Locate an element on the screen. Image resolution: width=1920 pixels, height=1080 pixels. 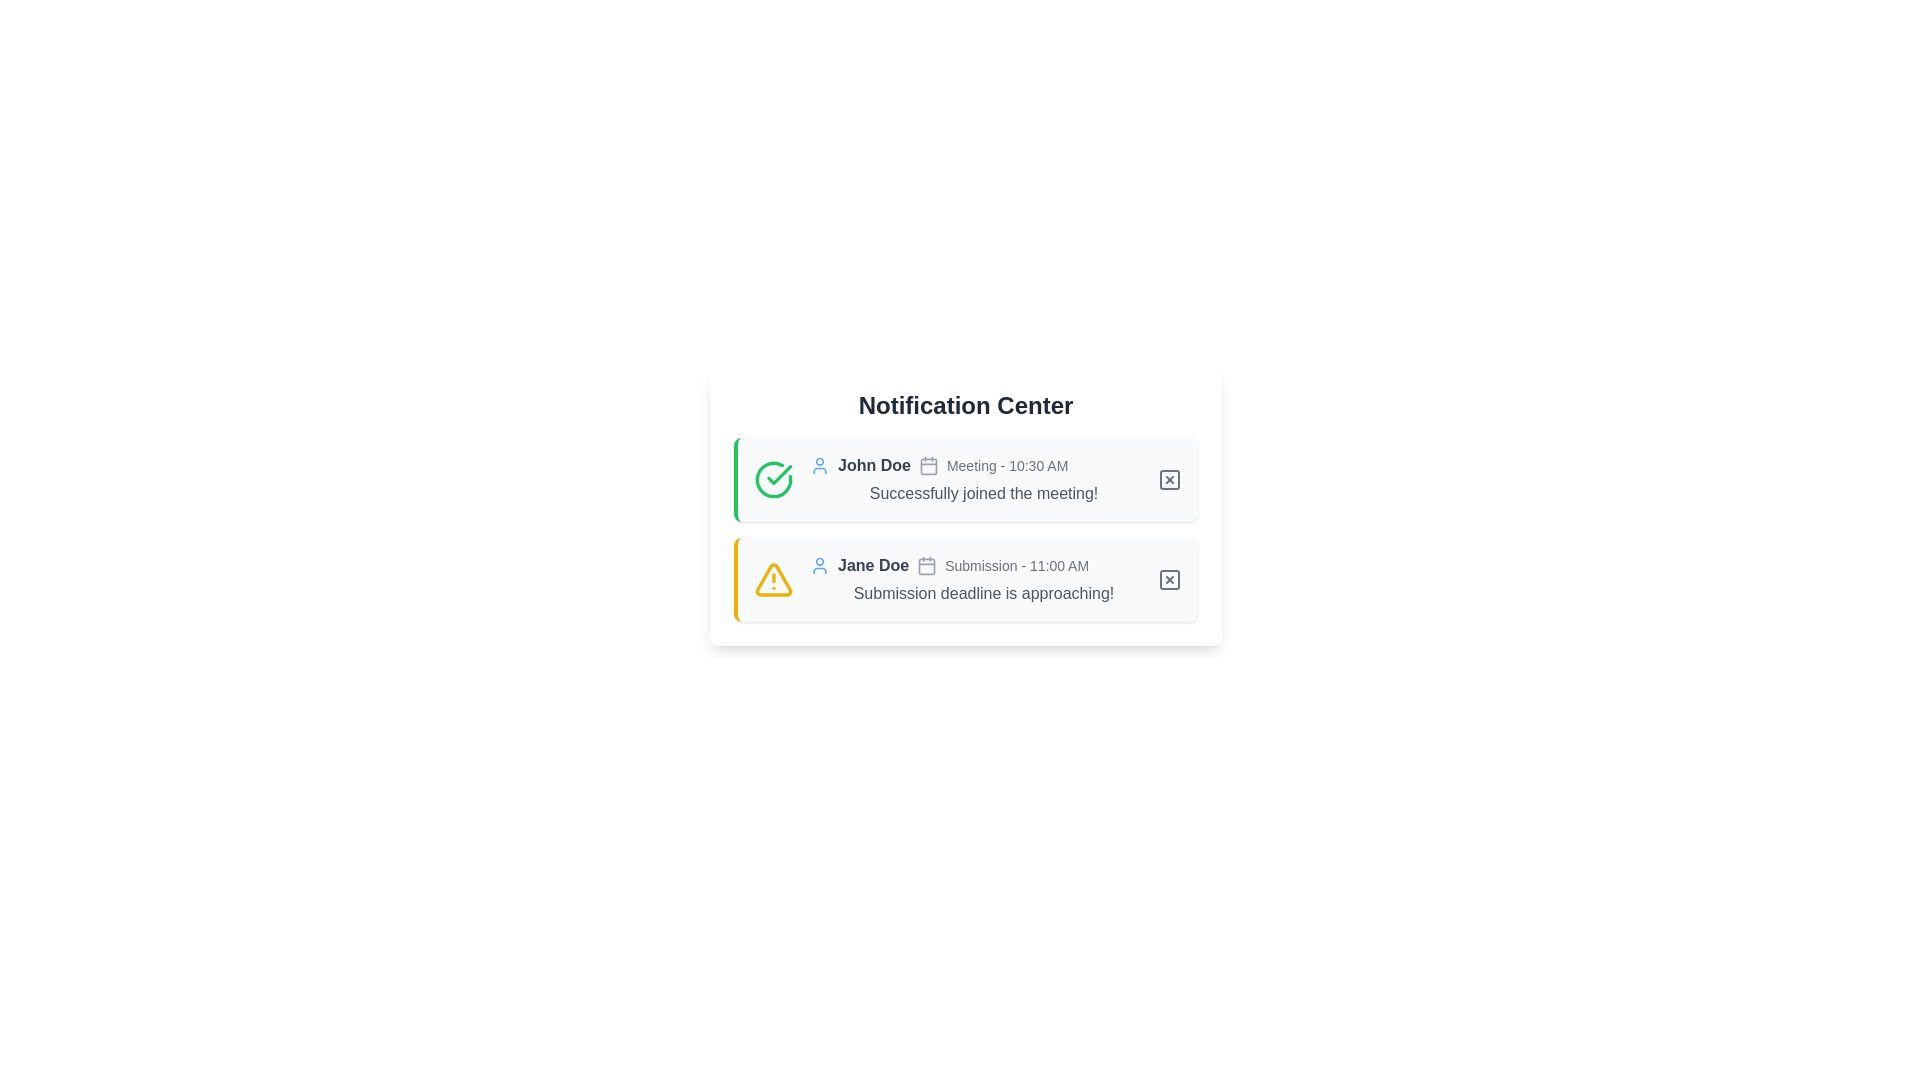
the success indicator icon located to the left of the first notification item, adjacent to the avatar icon is located at coordinates (778, 474).